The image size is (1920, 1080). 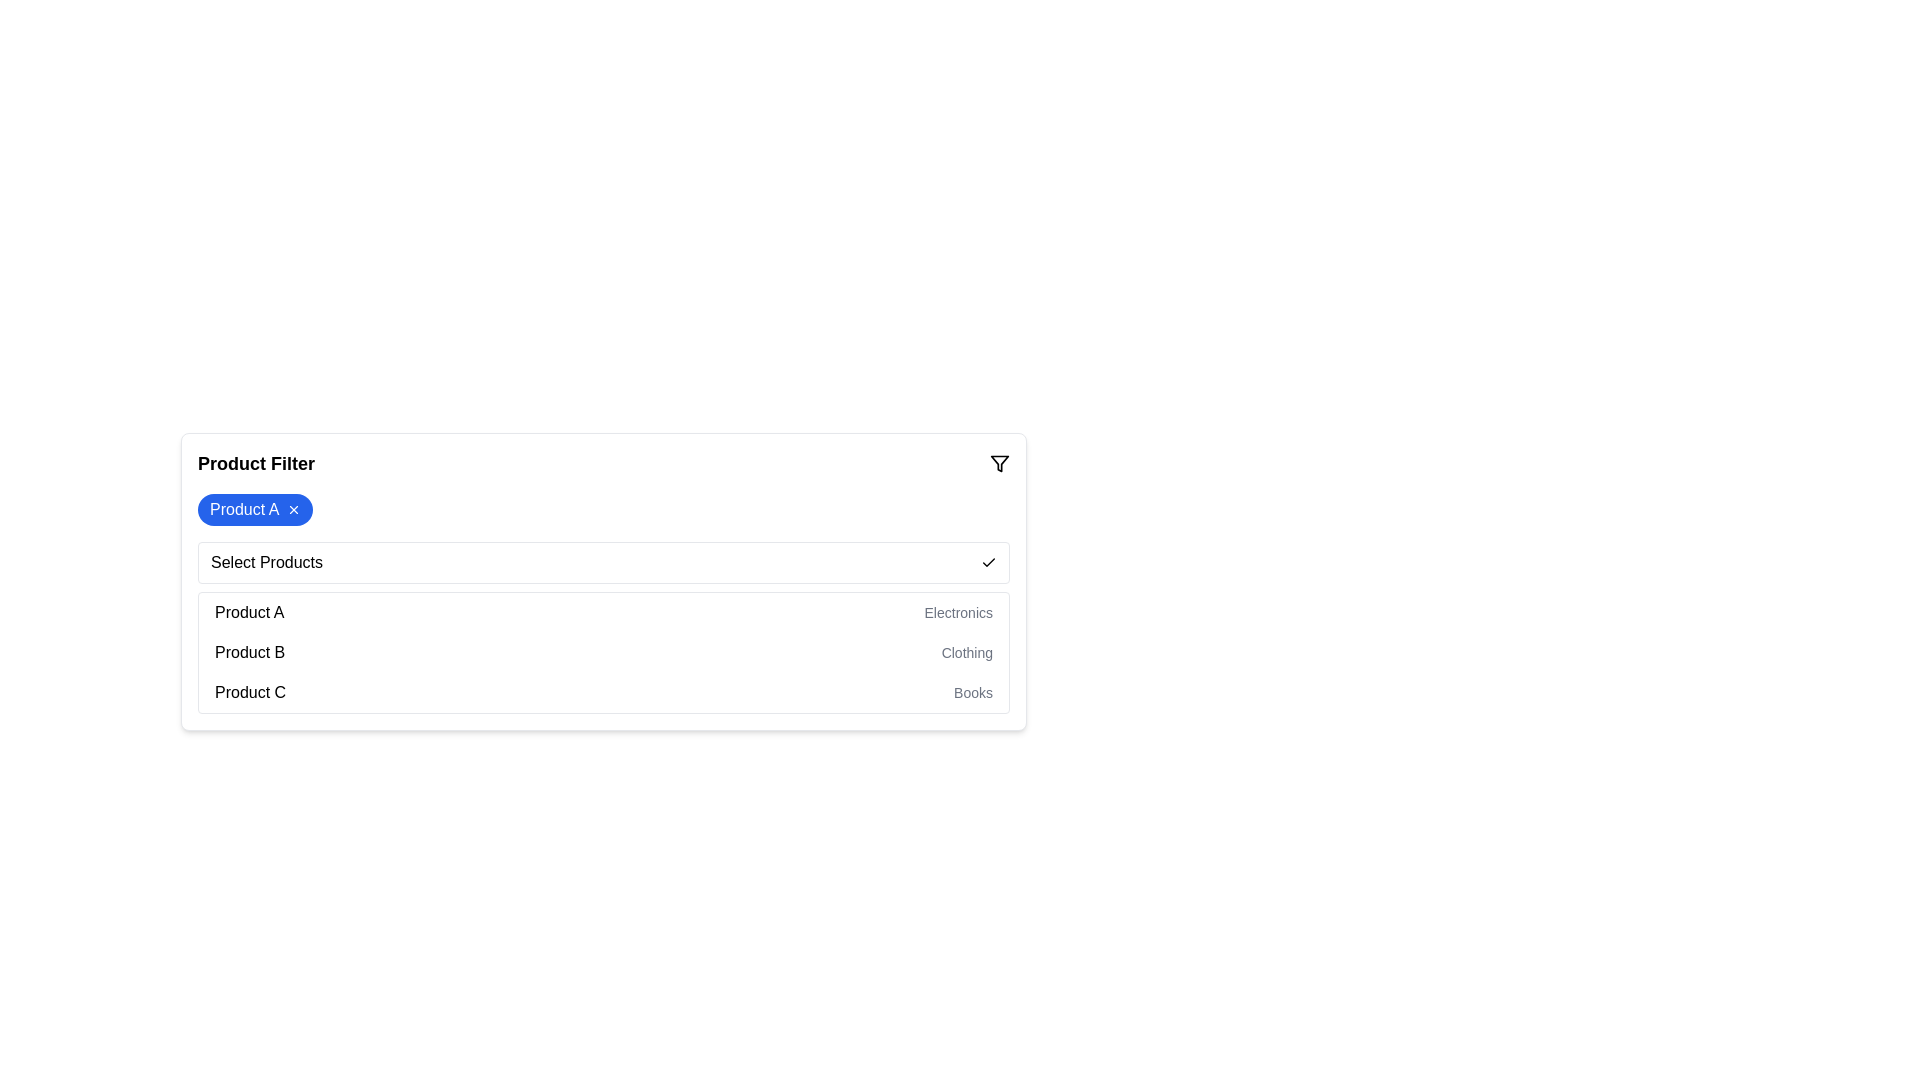 What do you see at coordinates (603, 582) in the screenshot?
I see `an item from the dropdown menu in the product filter box located beneath the 'Product Filter' header` at bounding box center [603, 582].